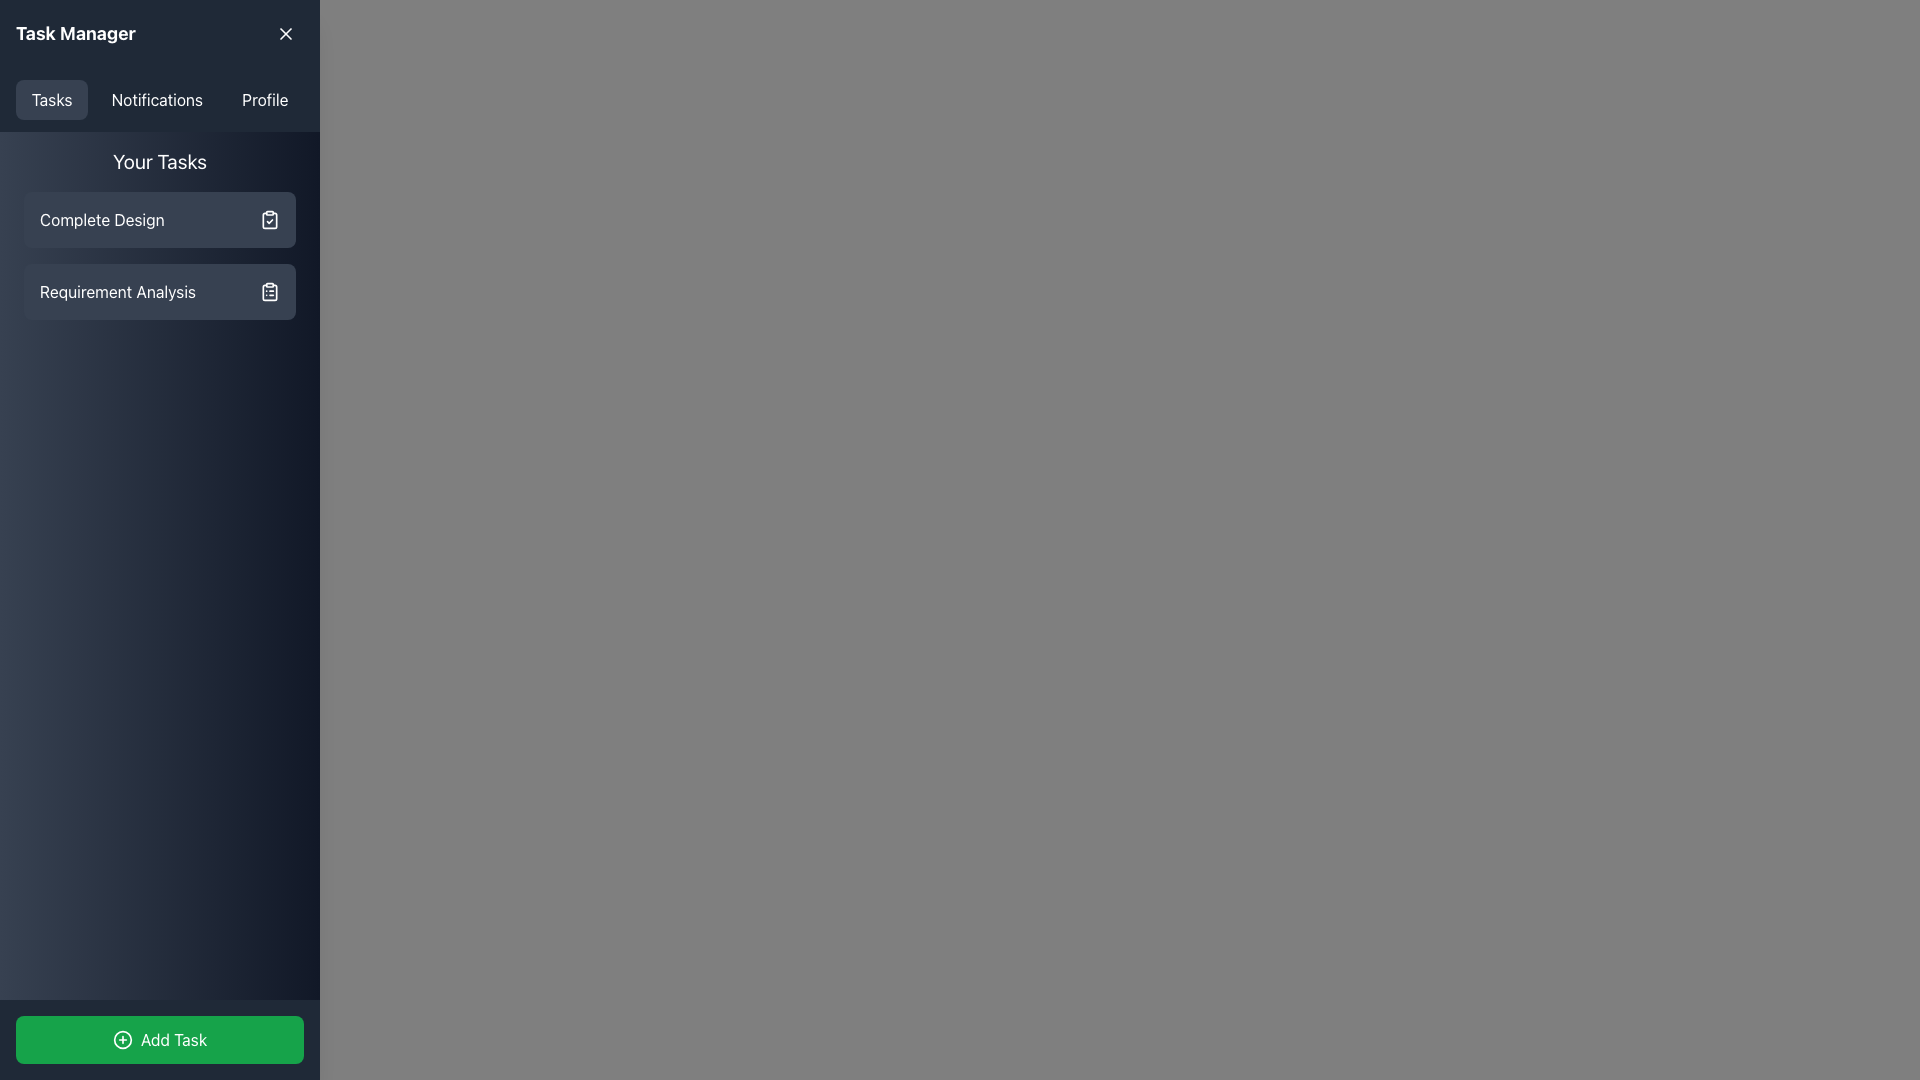  I want to click on the notifications button located between the 'Tasks' button and the 'Profile' button in the 'Task Manager' section, so click(156, 100).